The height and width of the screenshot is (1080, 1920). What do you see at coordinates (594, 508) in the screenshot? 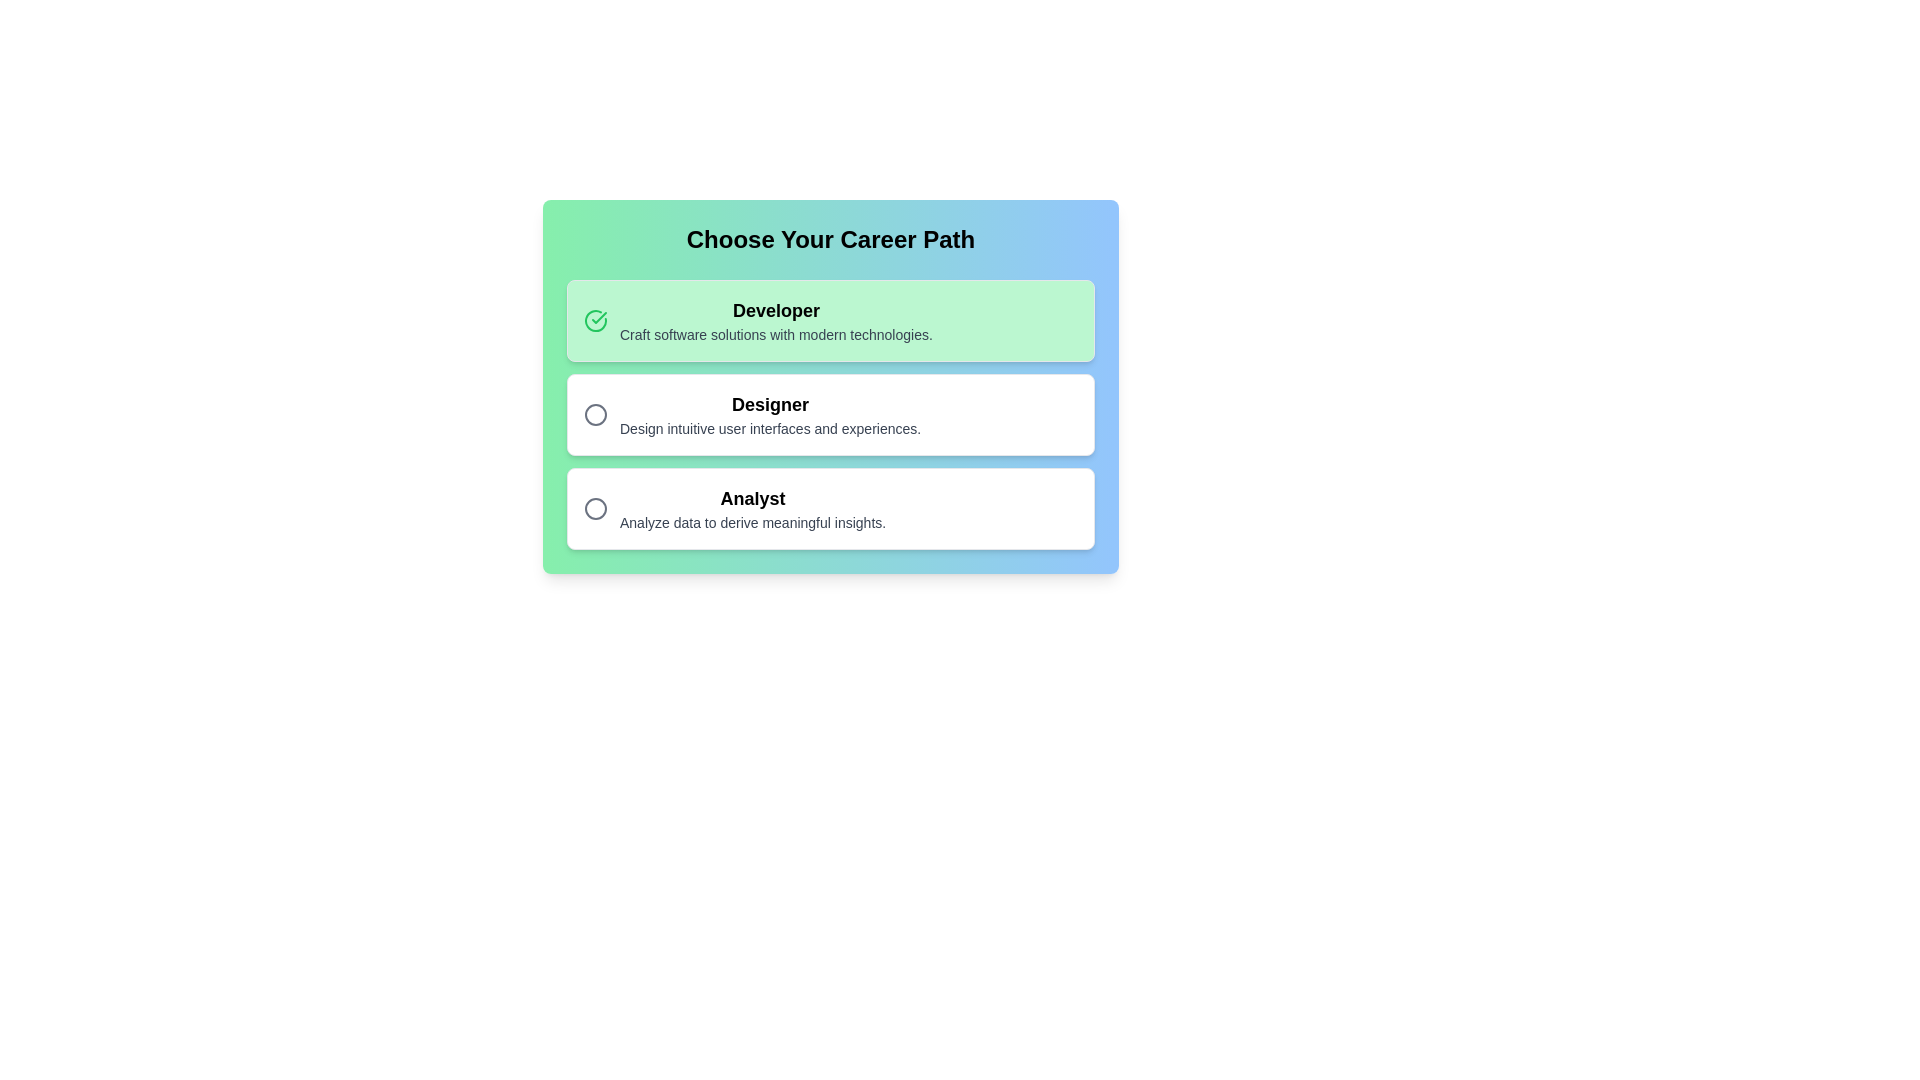
I see `the circular gray icon located to the left of the text 'Analyst Analyze data to derive meaningful insights.'` at bounding box center [594, 508].